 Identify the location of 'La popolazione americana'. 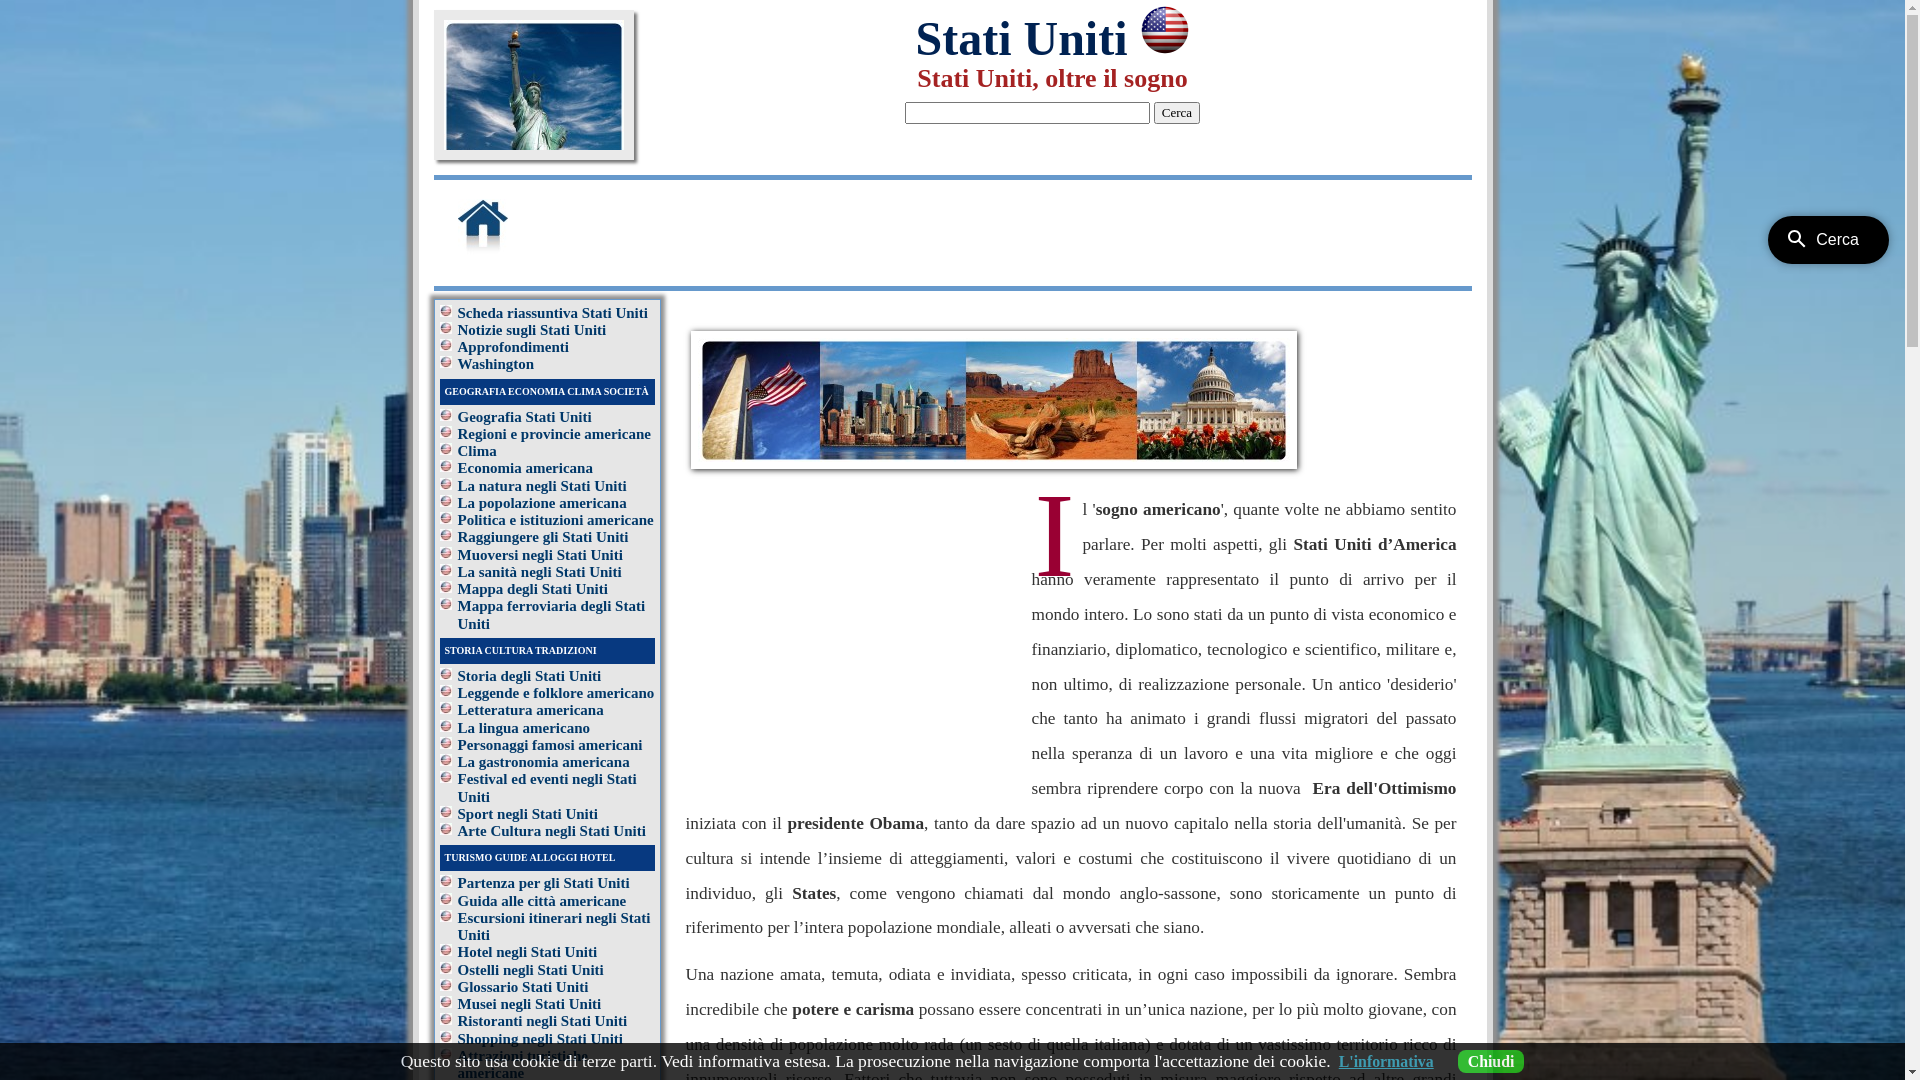
(542, 501).